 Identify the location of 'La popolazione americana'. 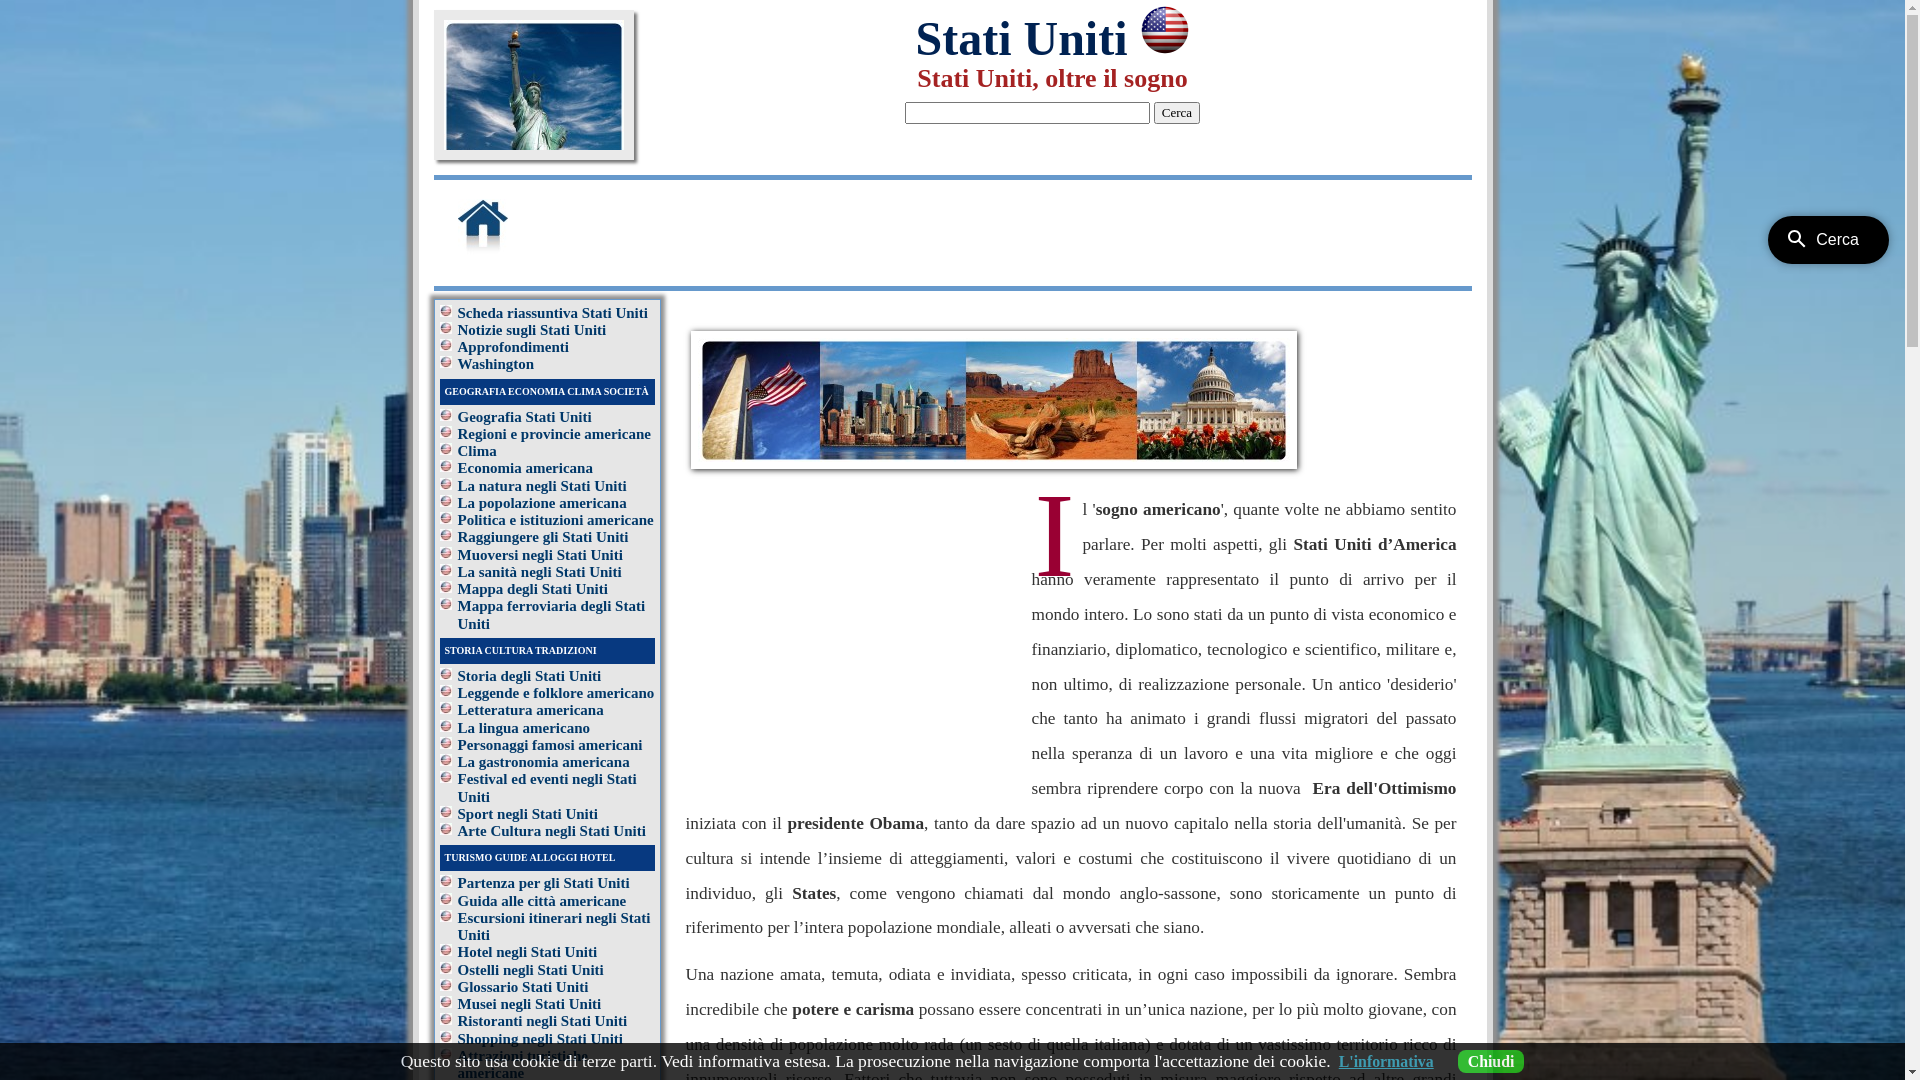
(542, 501).